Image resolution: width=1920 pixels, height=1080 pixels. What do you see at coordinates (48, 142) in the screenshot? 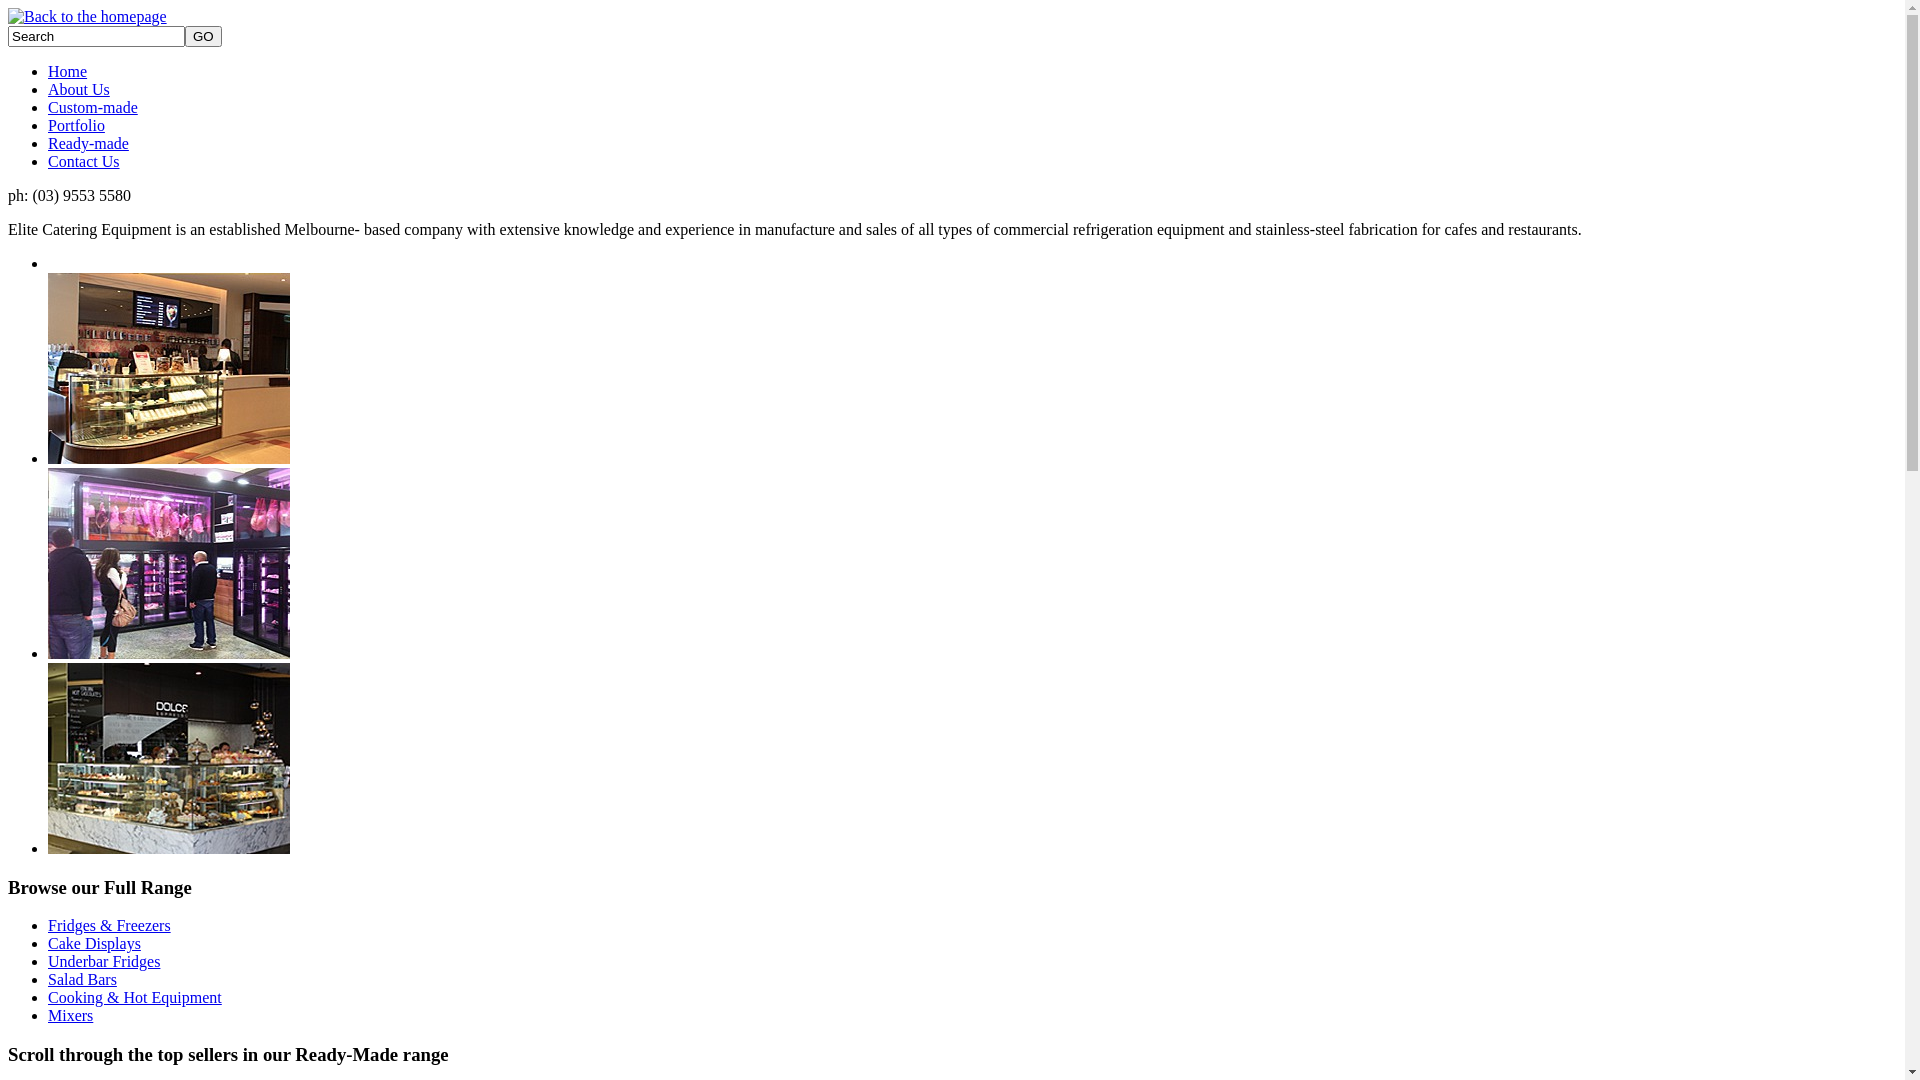
I see `'Ready-made'` at bounding box center [48, 142].